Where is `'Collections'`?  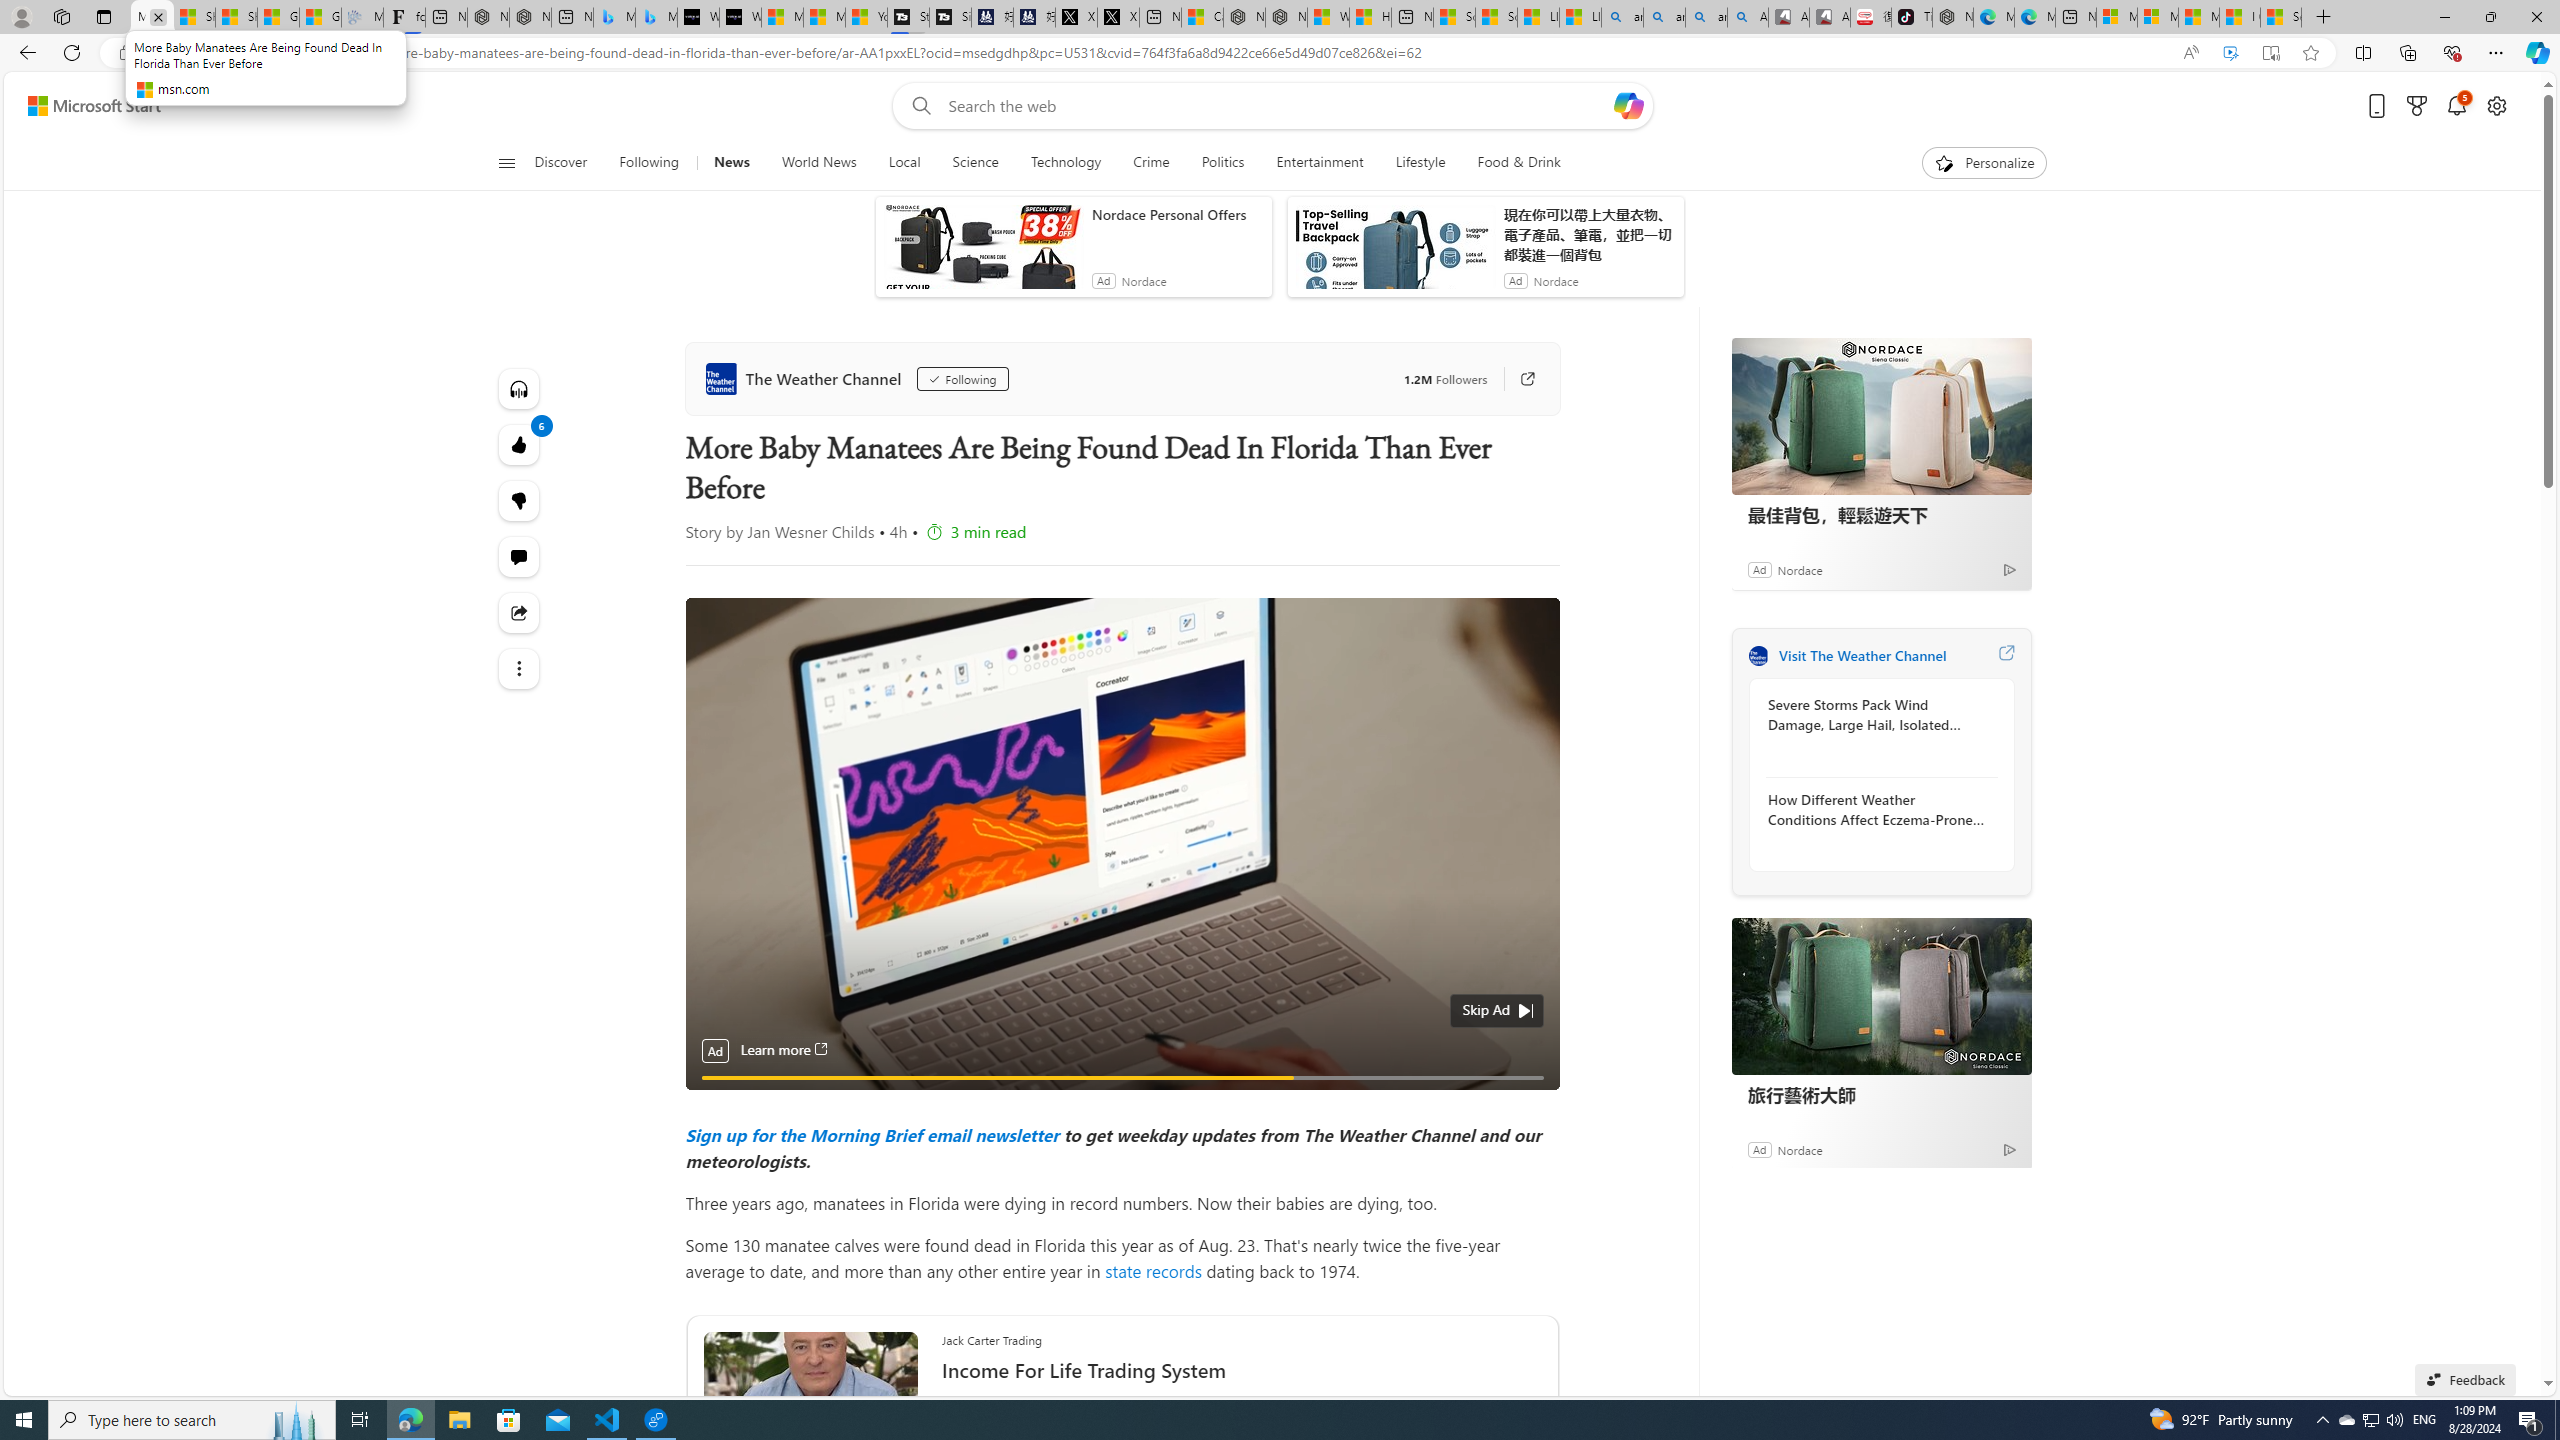
'Collections' is located at coordinates (2406, 51).